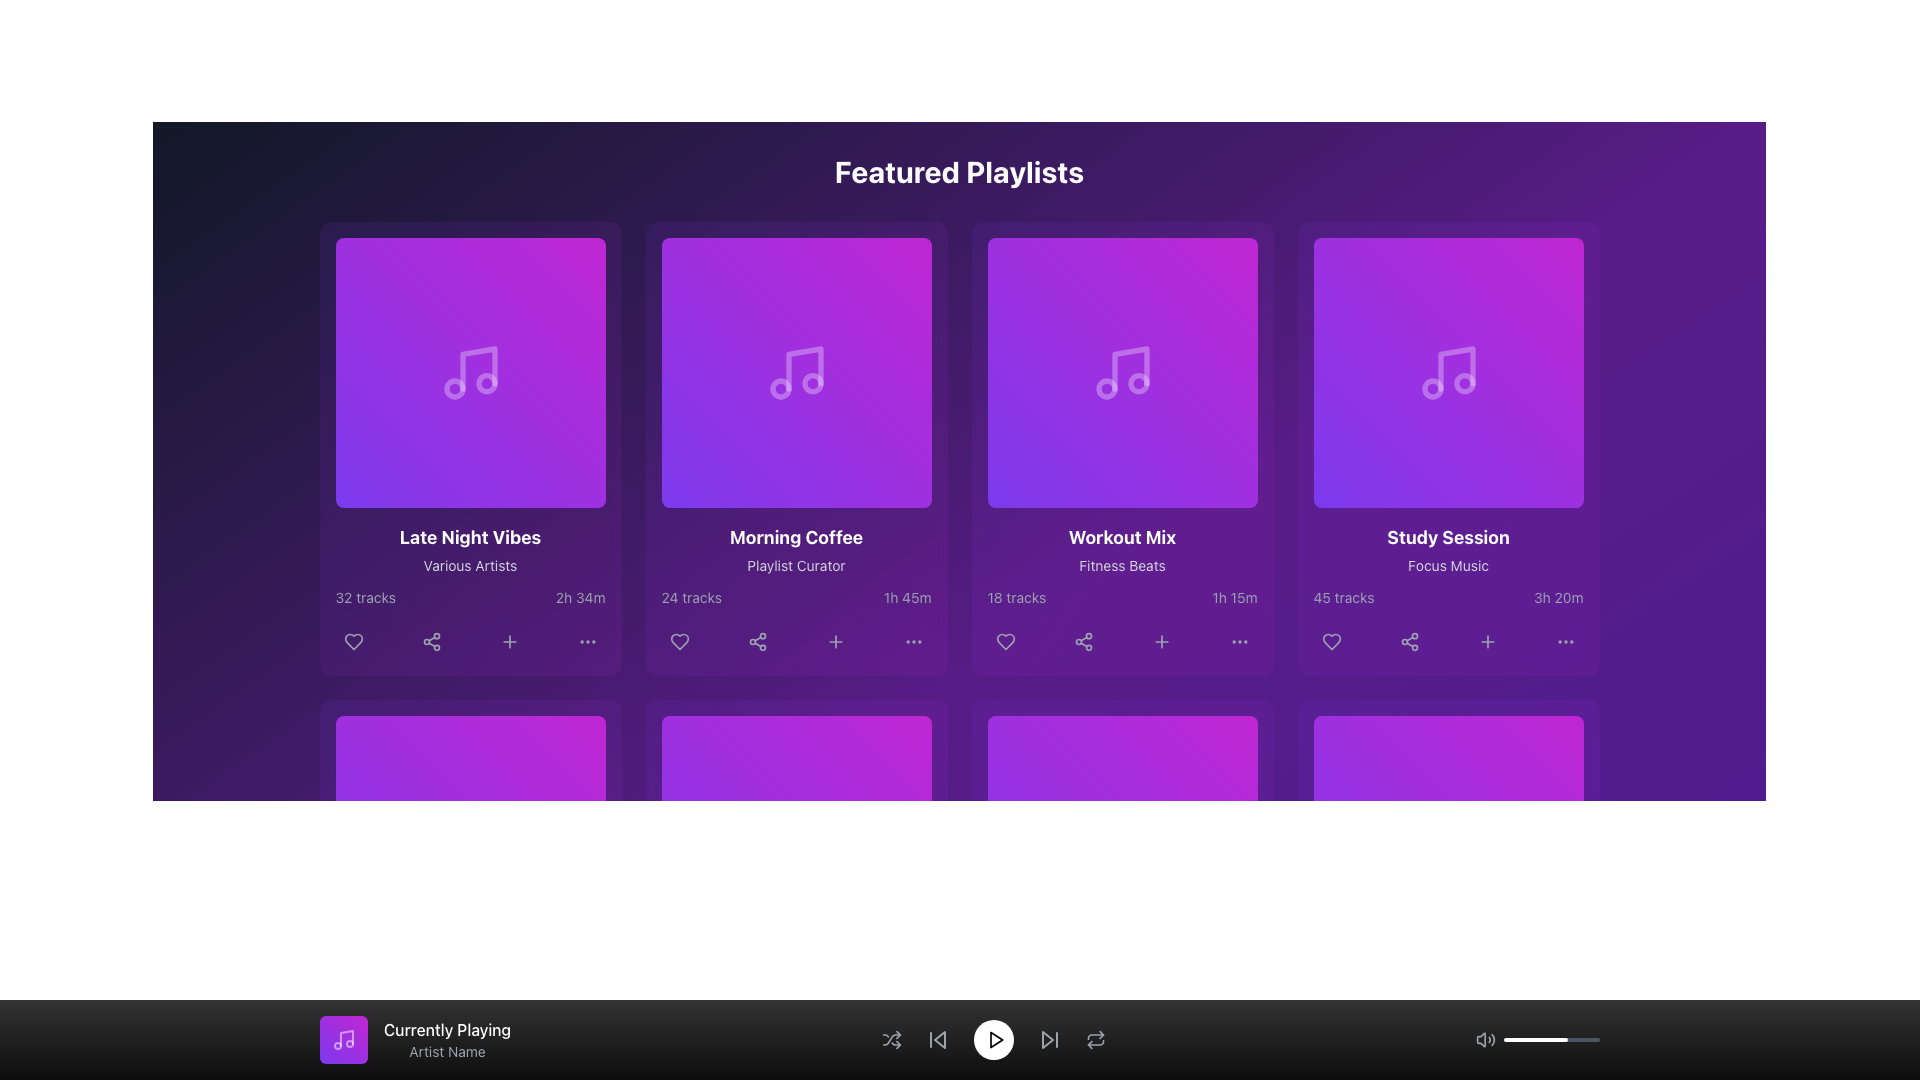 The height and width of the screenshot is (1080, 1920). I want to click on the circular button with a plus icon located beneath the 'Late Night Vibes' playlist, so click(509, 641).